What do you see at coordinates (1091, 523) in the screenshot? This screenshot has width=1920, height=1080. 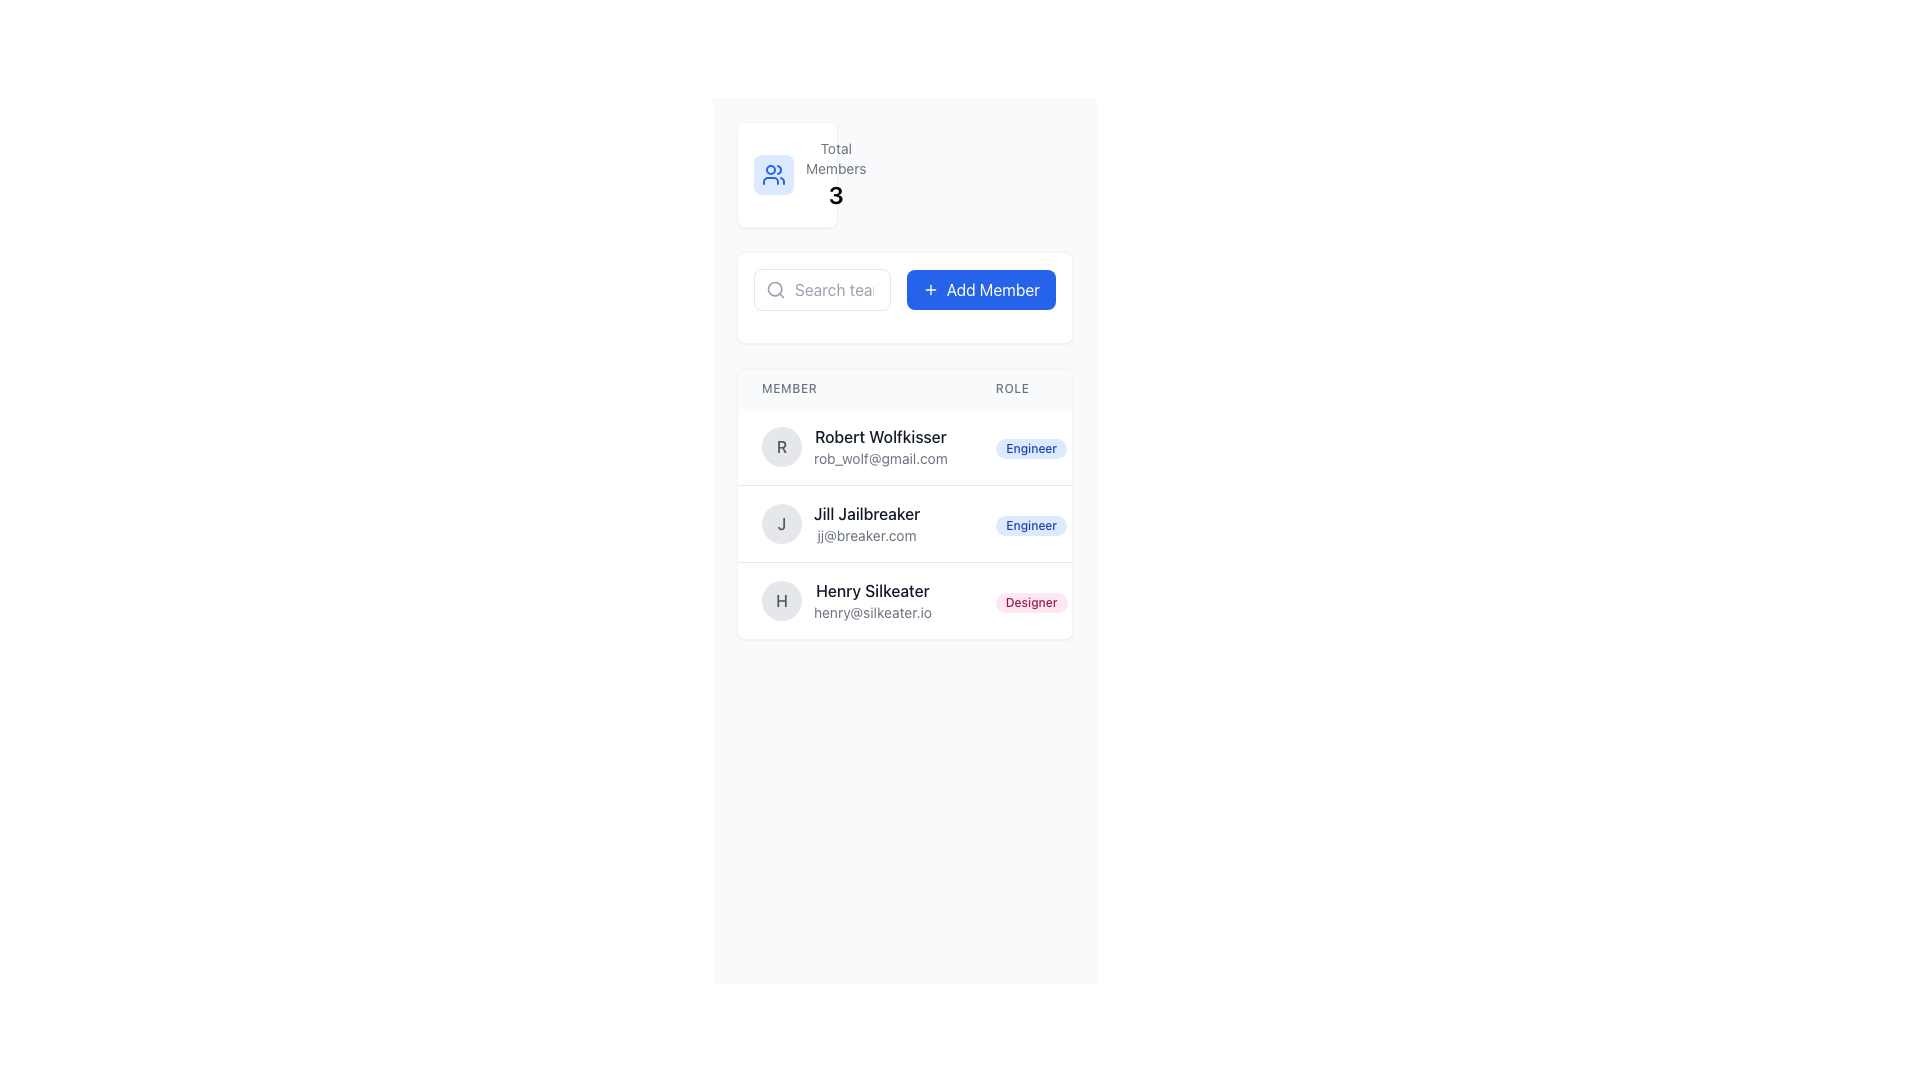 I see `the second row of the team member list displaying information about a specific team member` at bounding box center [1091, 523].